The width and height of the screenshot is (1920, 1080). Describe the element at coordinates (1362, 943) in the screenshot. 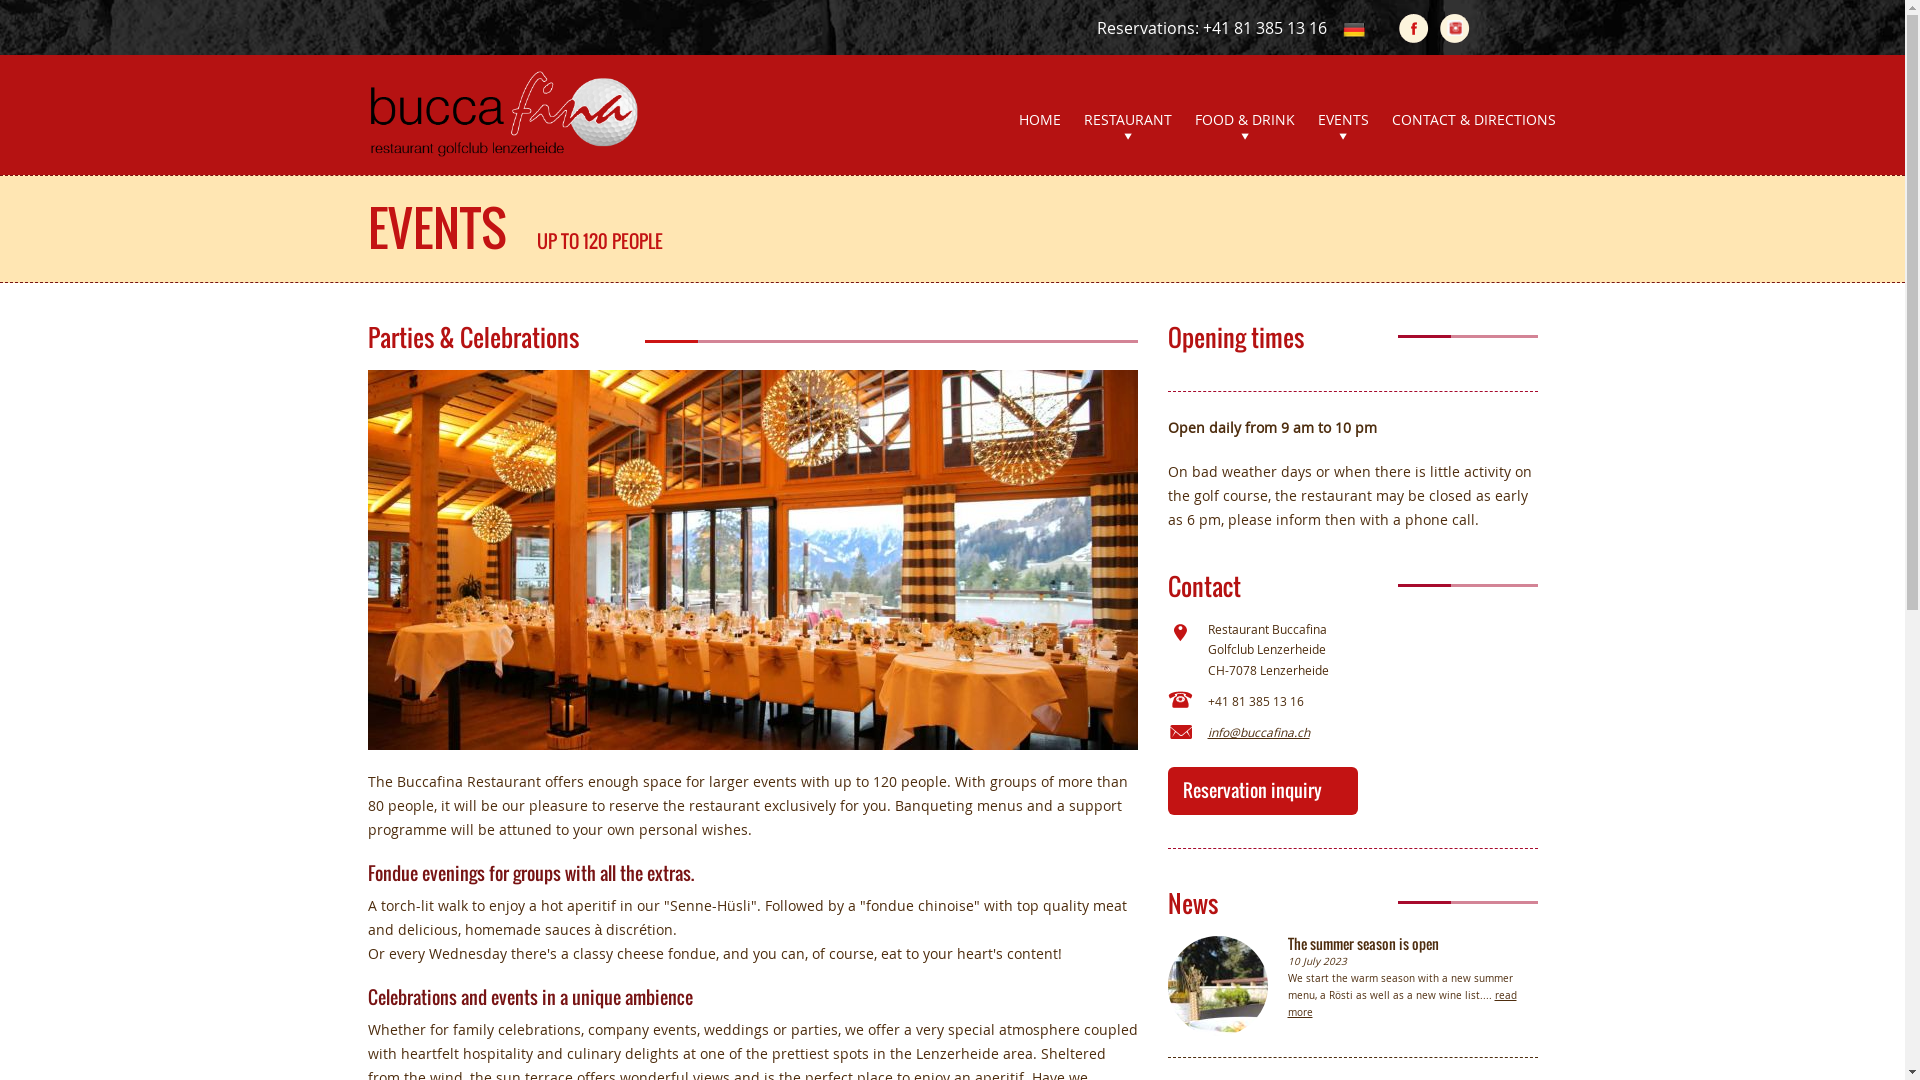

I see `'The summer season is open'` at that location.